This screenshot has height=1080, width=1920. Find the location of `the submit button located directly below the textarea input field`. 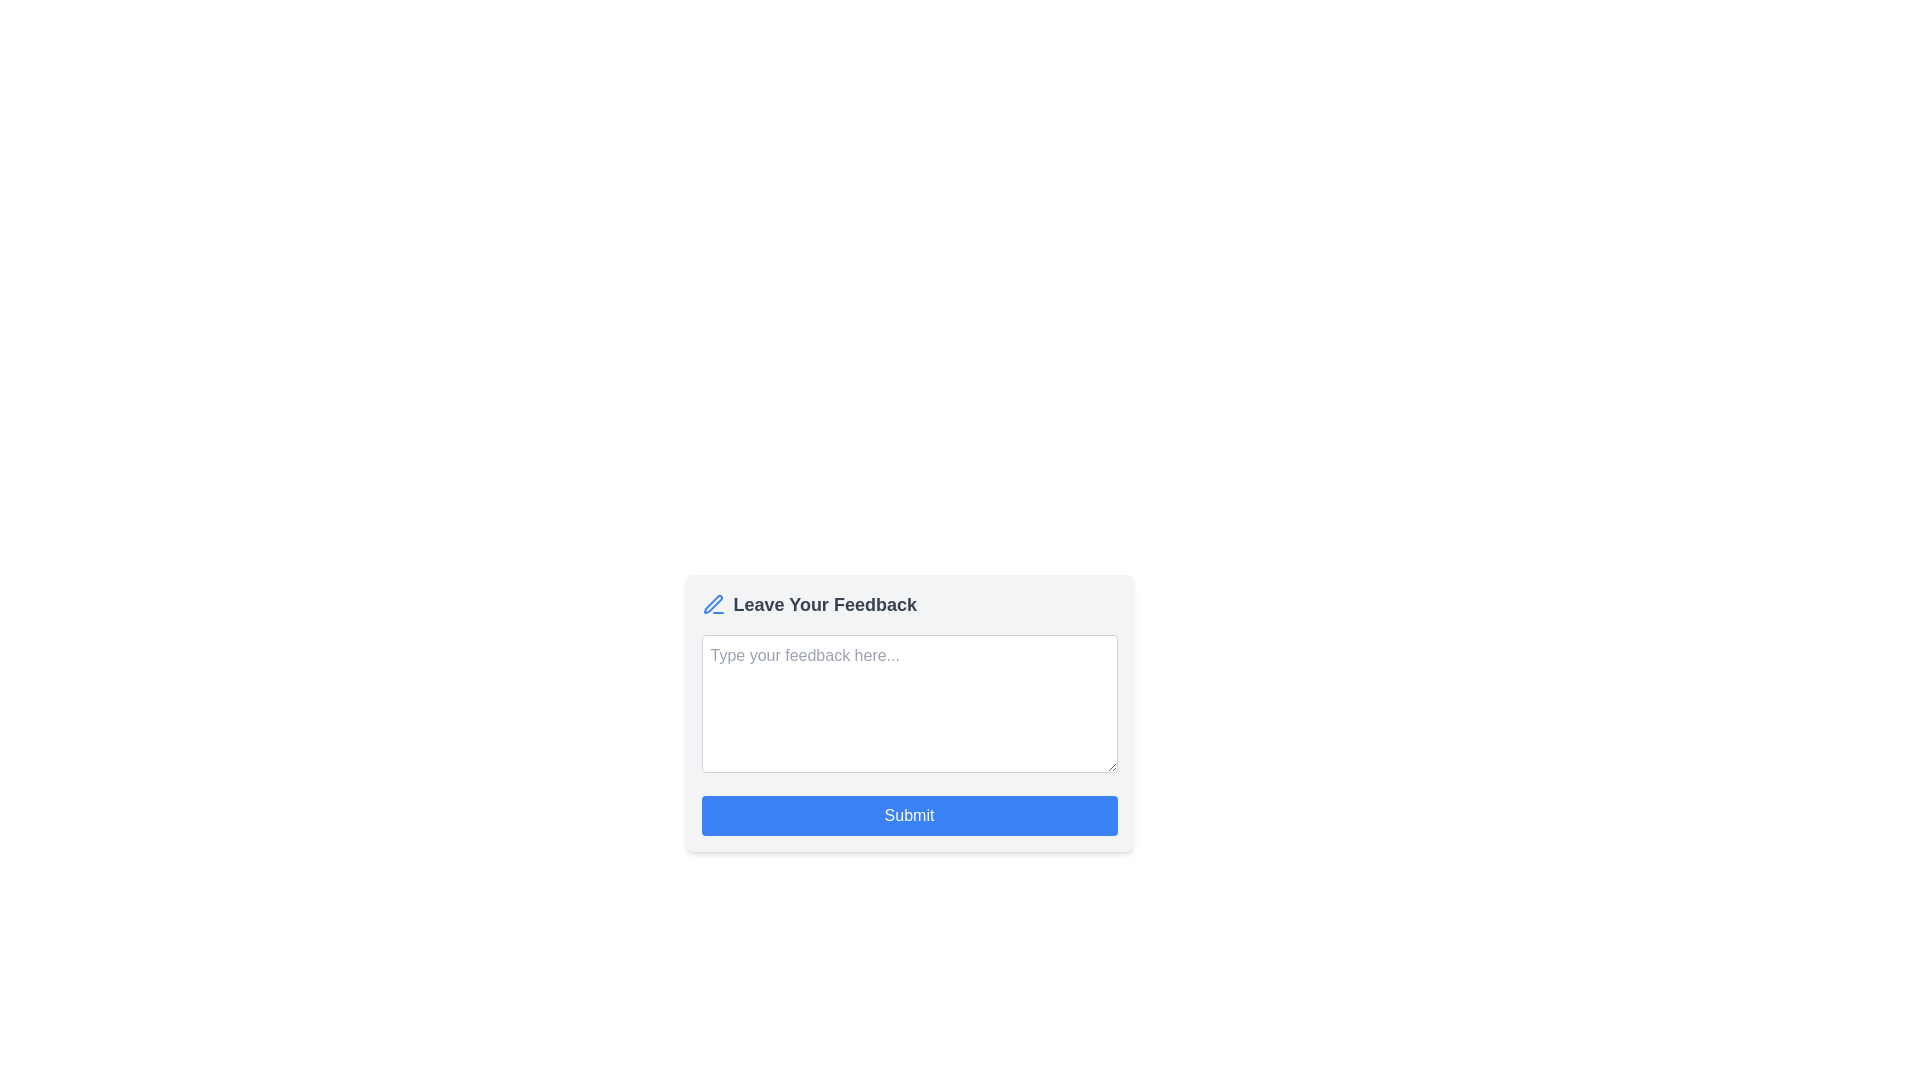

the submit button located directly below the textarea input field is located at coordinates (908, 816).